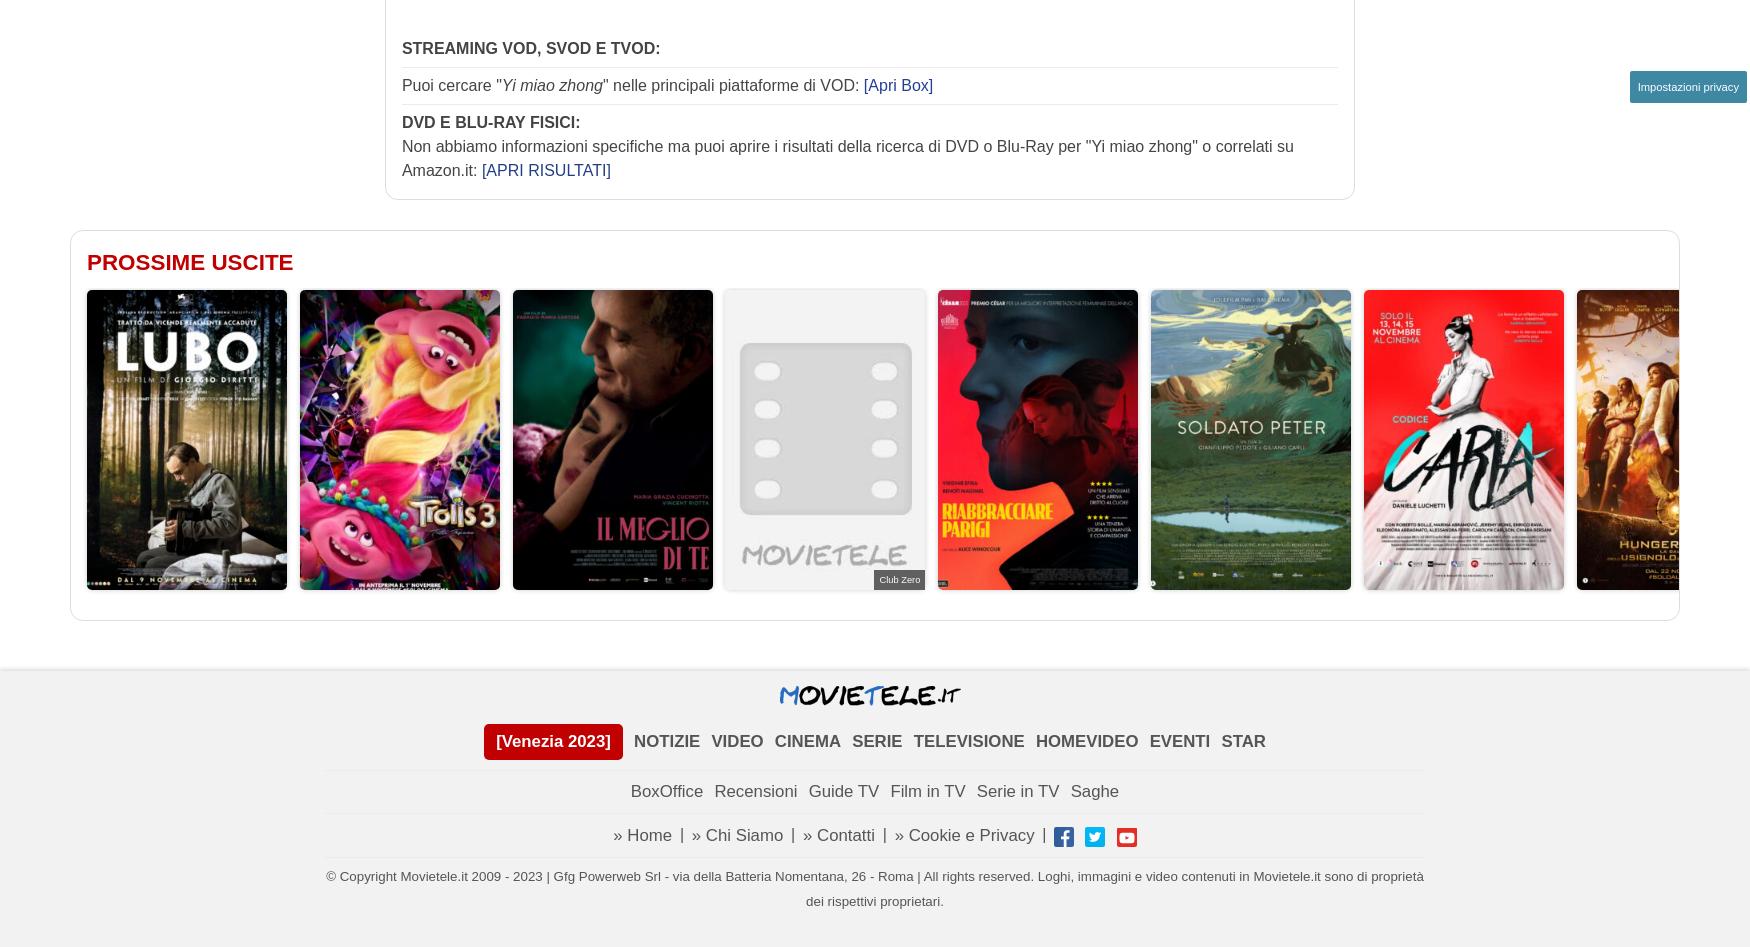 This screenshot has width=1750, height=947. I want to click on 'Recensioni', so click(754, 791).